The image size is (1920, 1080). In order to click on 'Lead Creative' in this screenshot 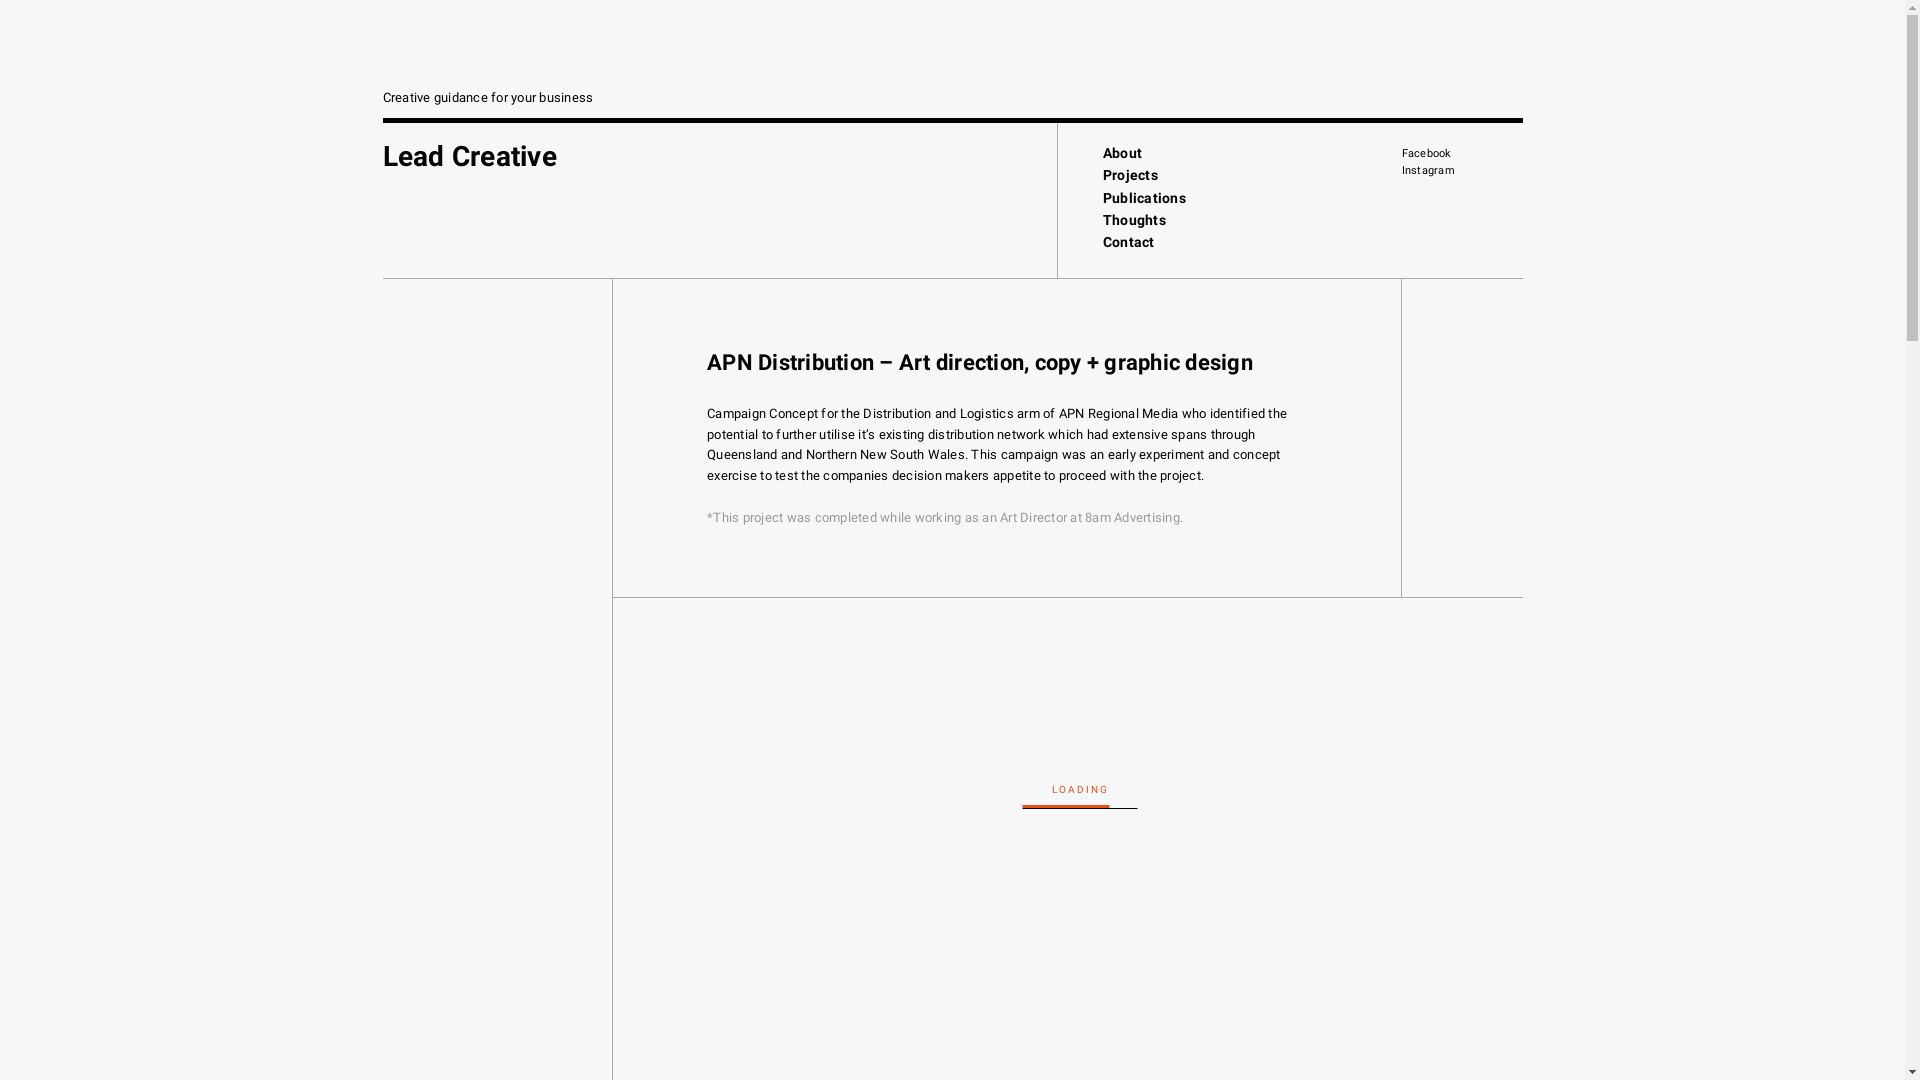, I will do `click(468, 155)`.